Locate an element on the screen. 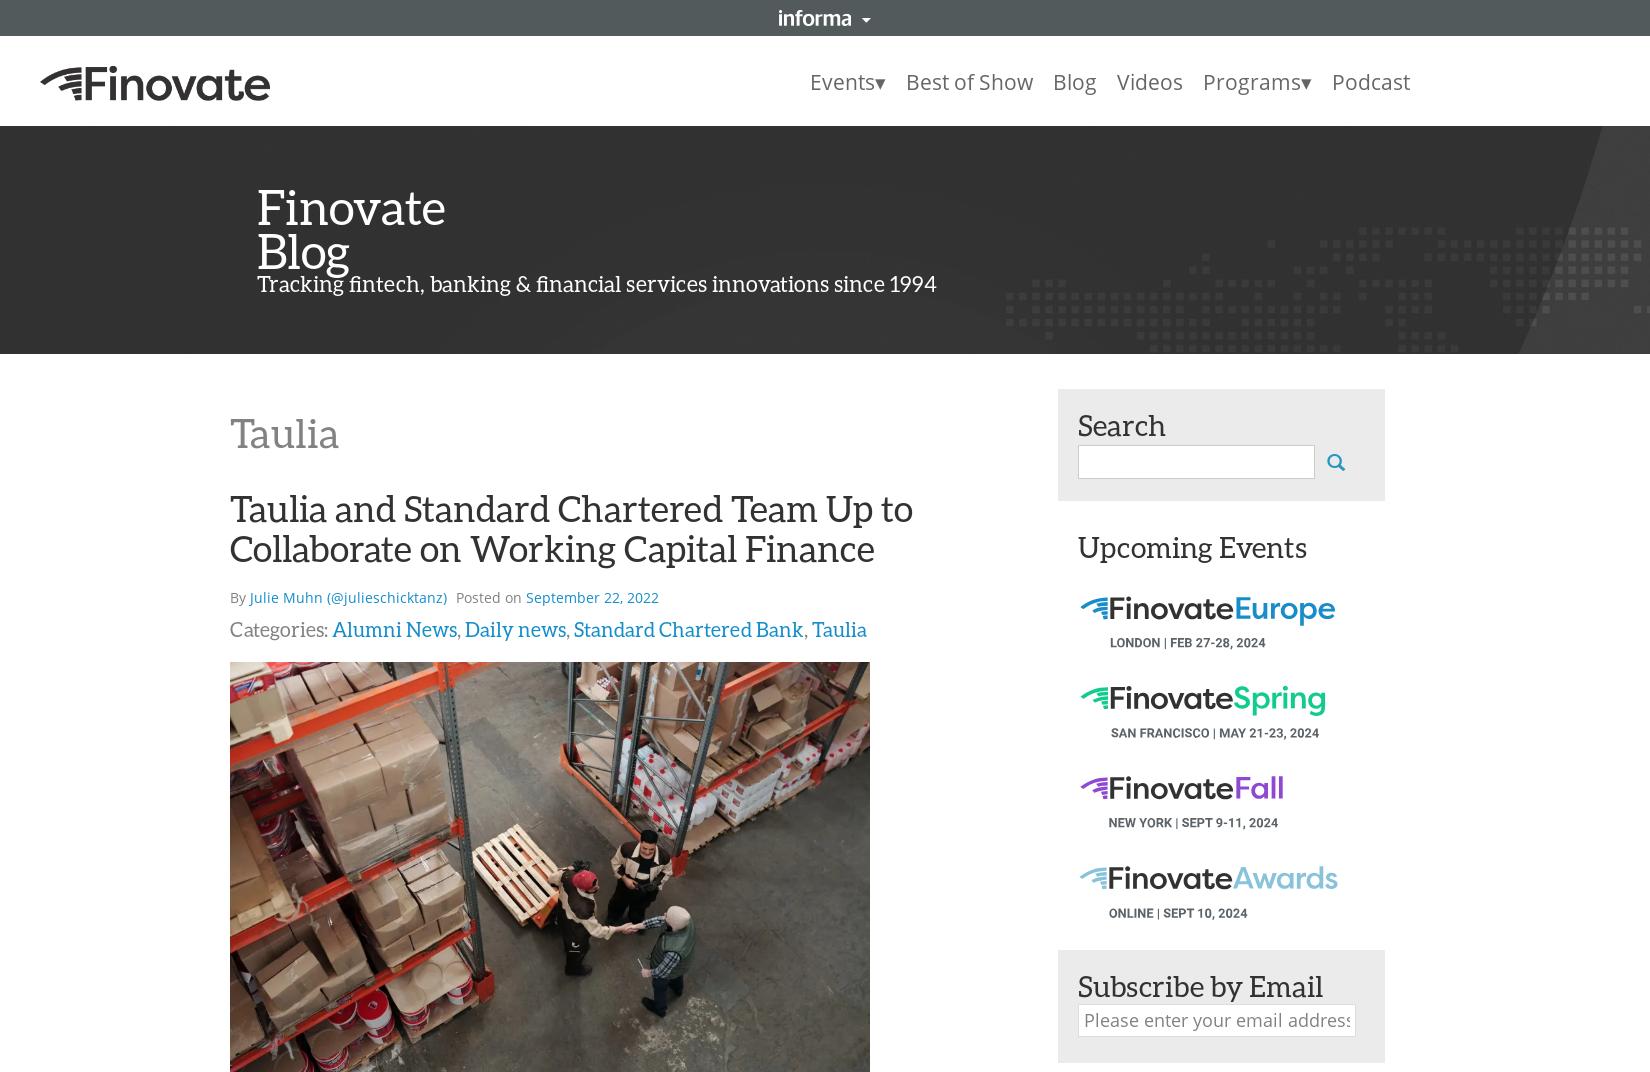 The width and height of the screenshot is (1650, 1072). 'September 22, 2022' is located at coordinates (525, 596).